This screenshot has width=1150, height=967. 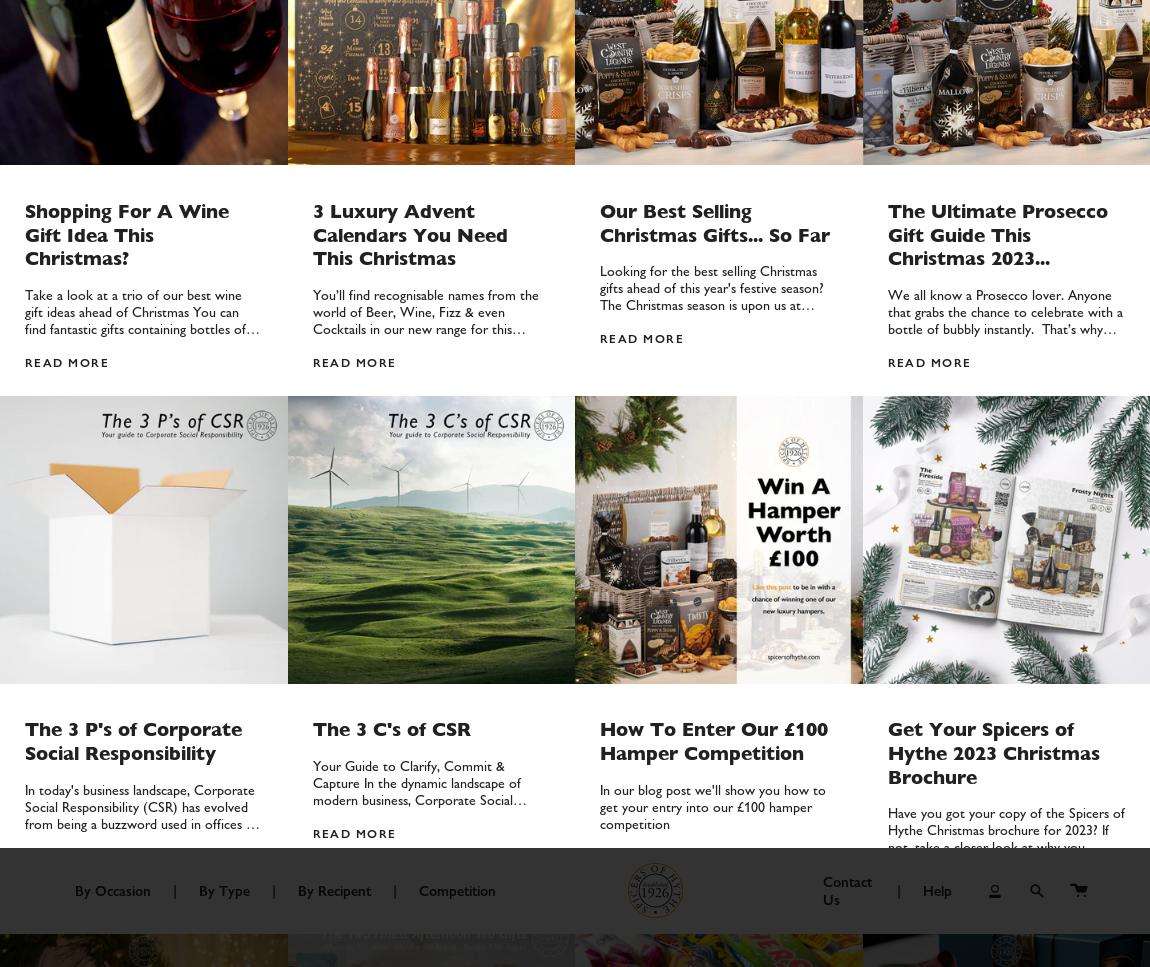 What do you see at coordinates (272, 53) in the screenshot?
I see `'For Mum'` at bounding box center [272, 53].